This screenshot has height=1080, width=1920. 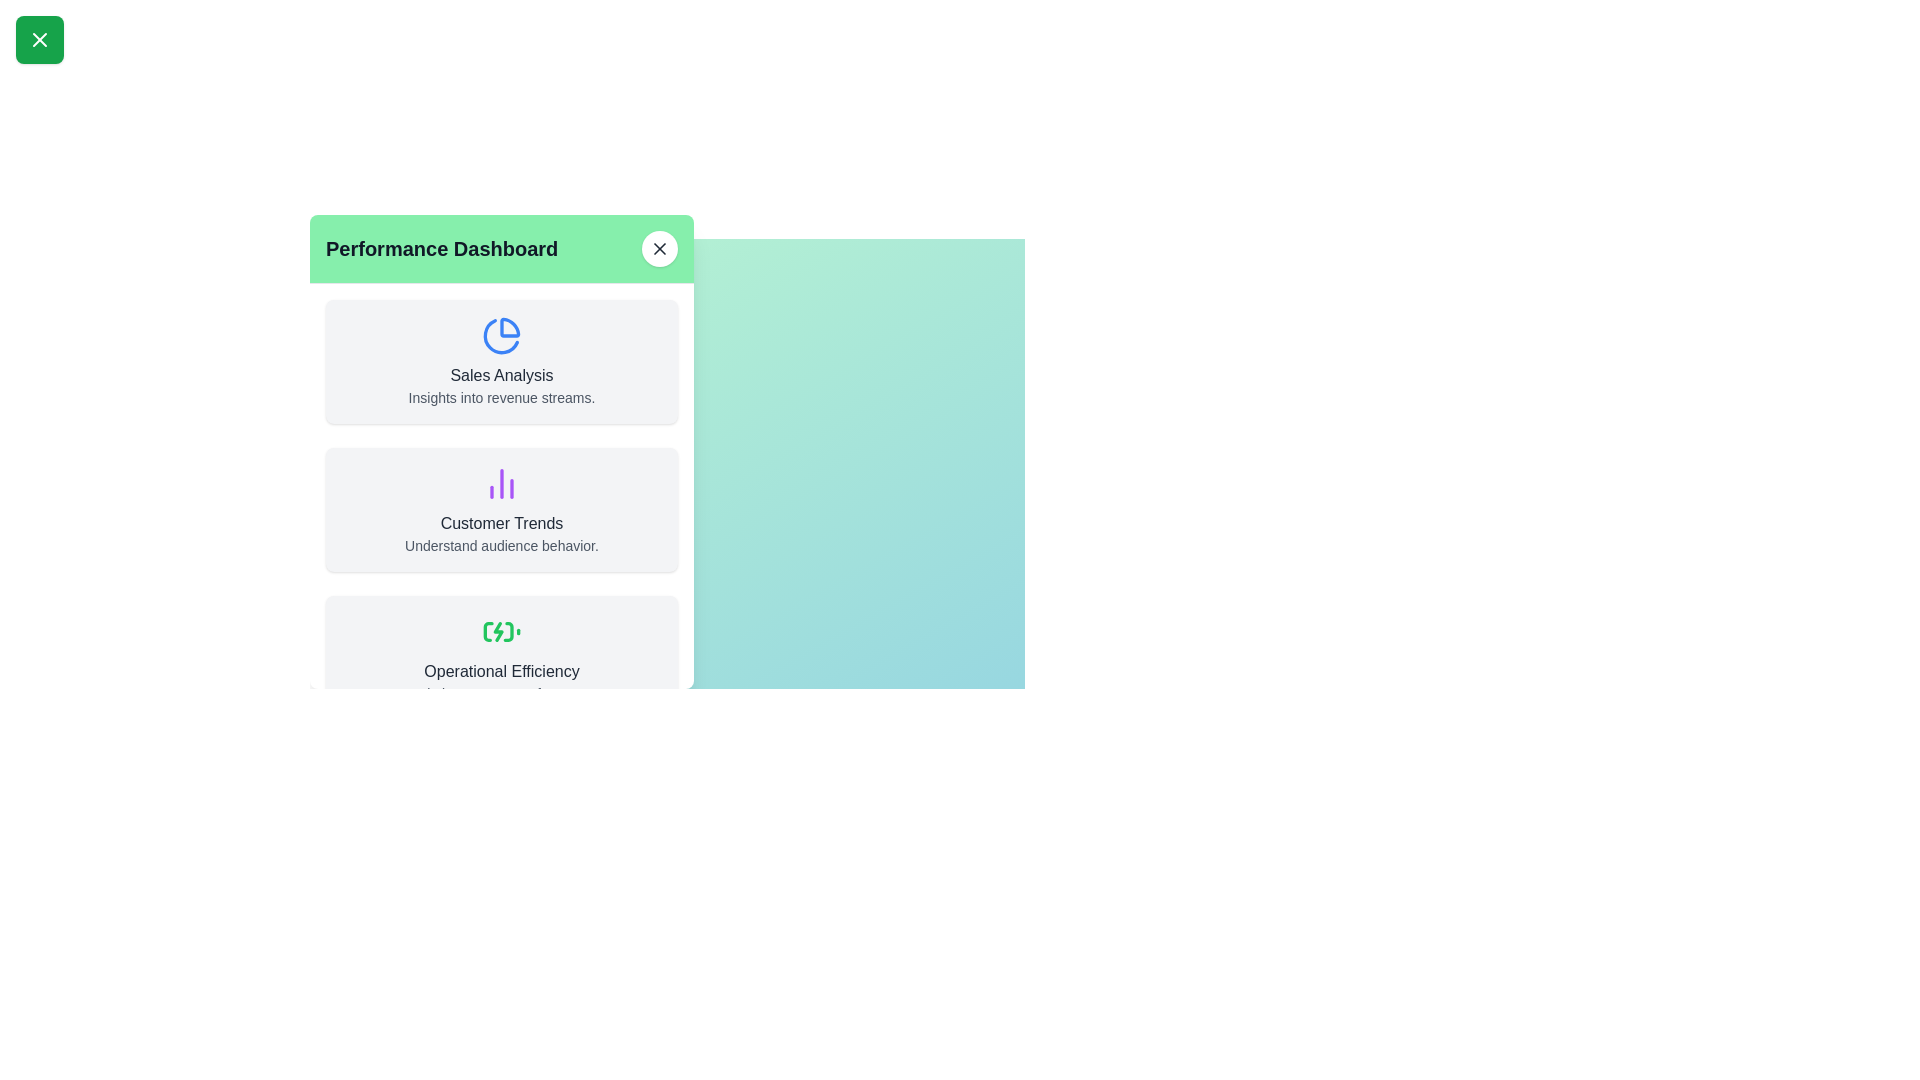 What do you see at coordinates (502, 508) in the screenshot?
I see `the purple bar chart icon at the top of the 'Customer Trends' Card UI component in the 'Performance Dashboard' section` at bounding box center [502, 508].